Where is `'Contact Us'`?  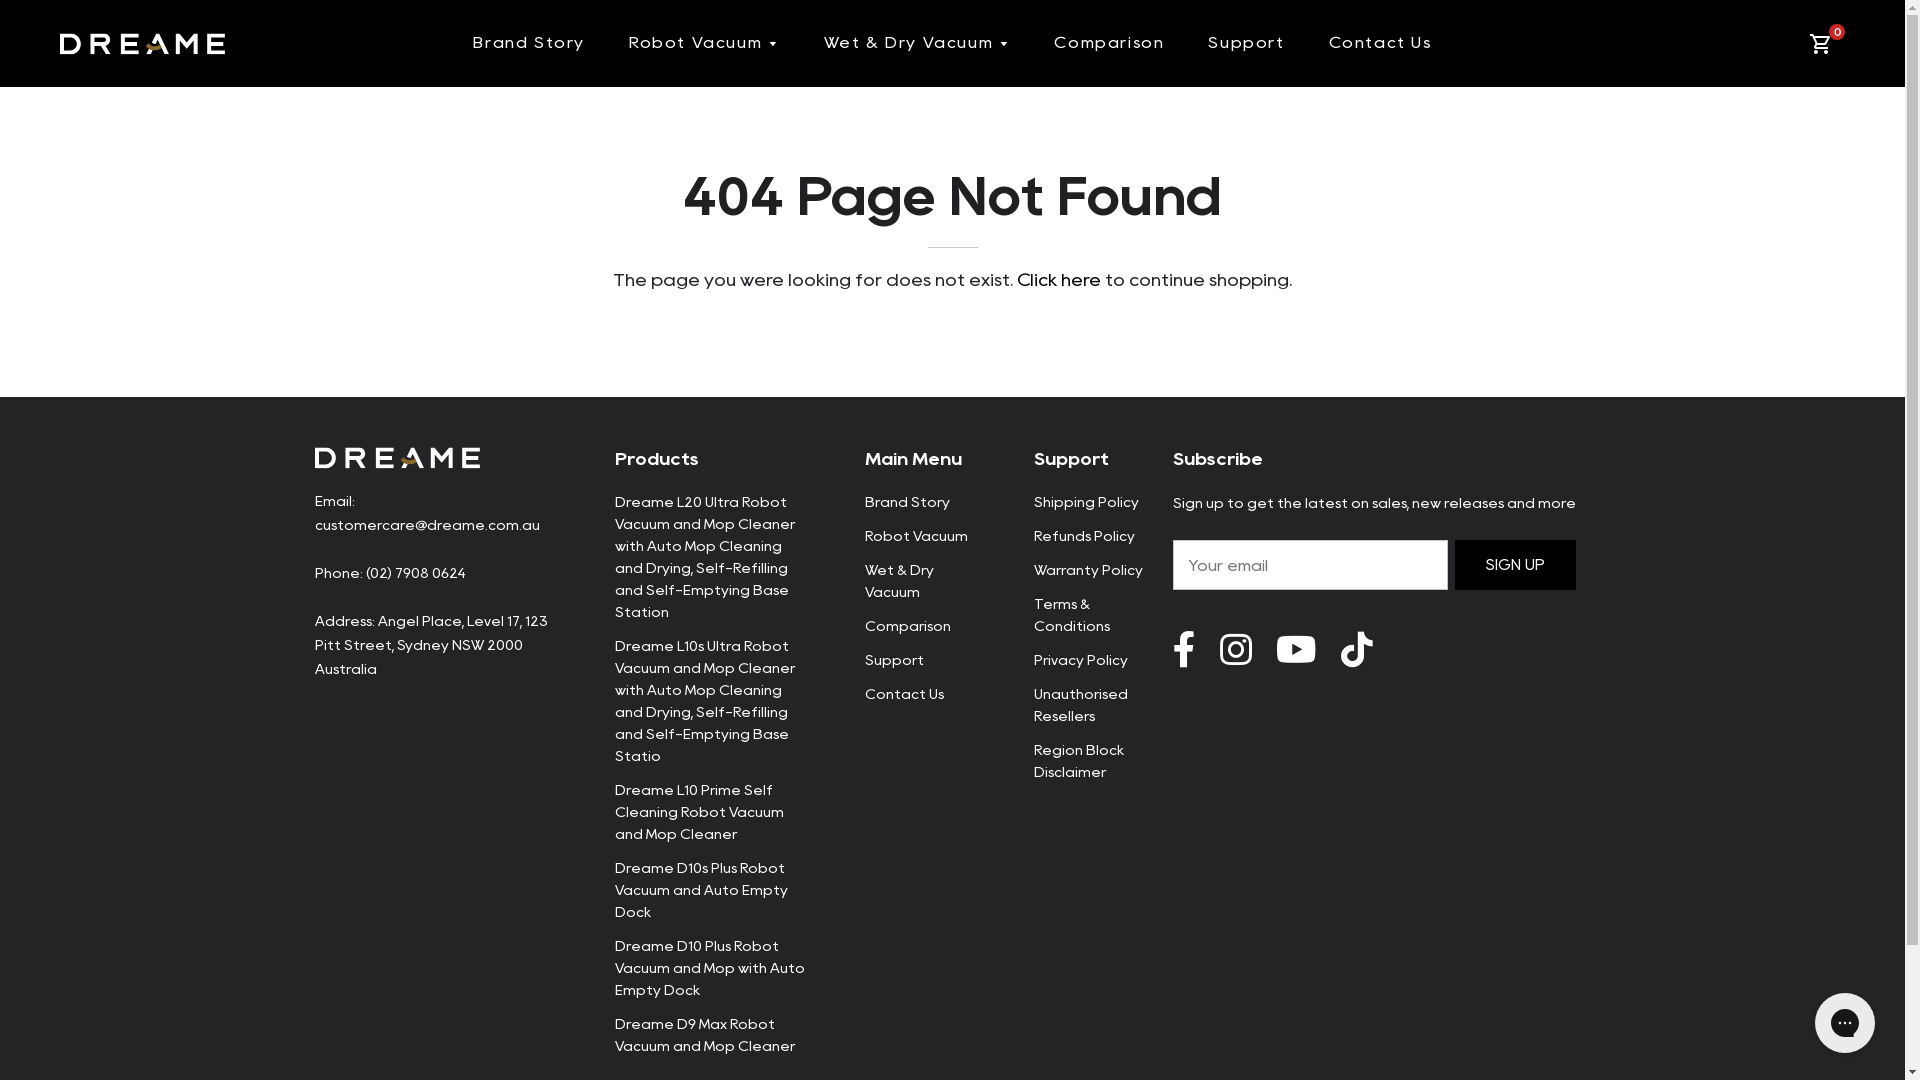
'Contact Us' is located at coordinates (1379, 42).